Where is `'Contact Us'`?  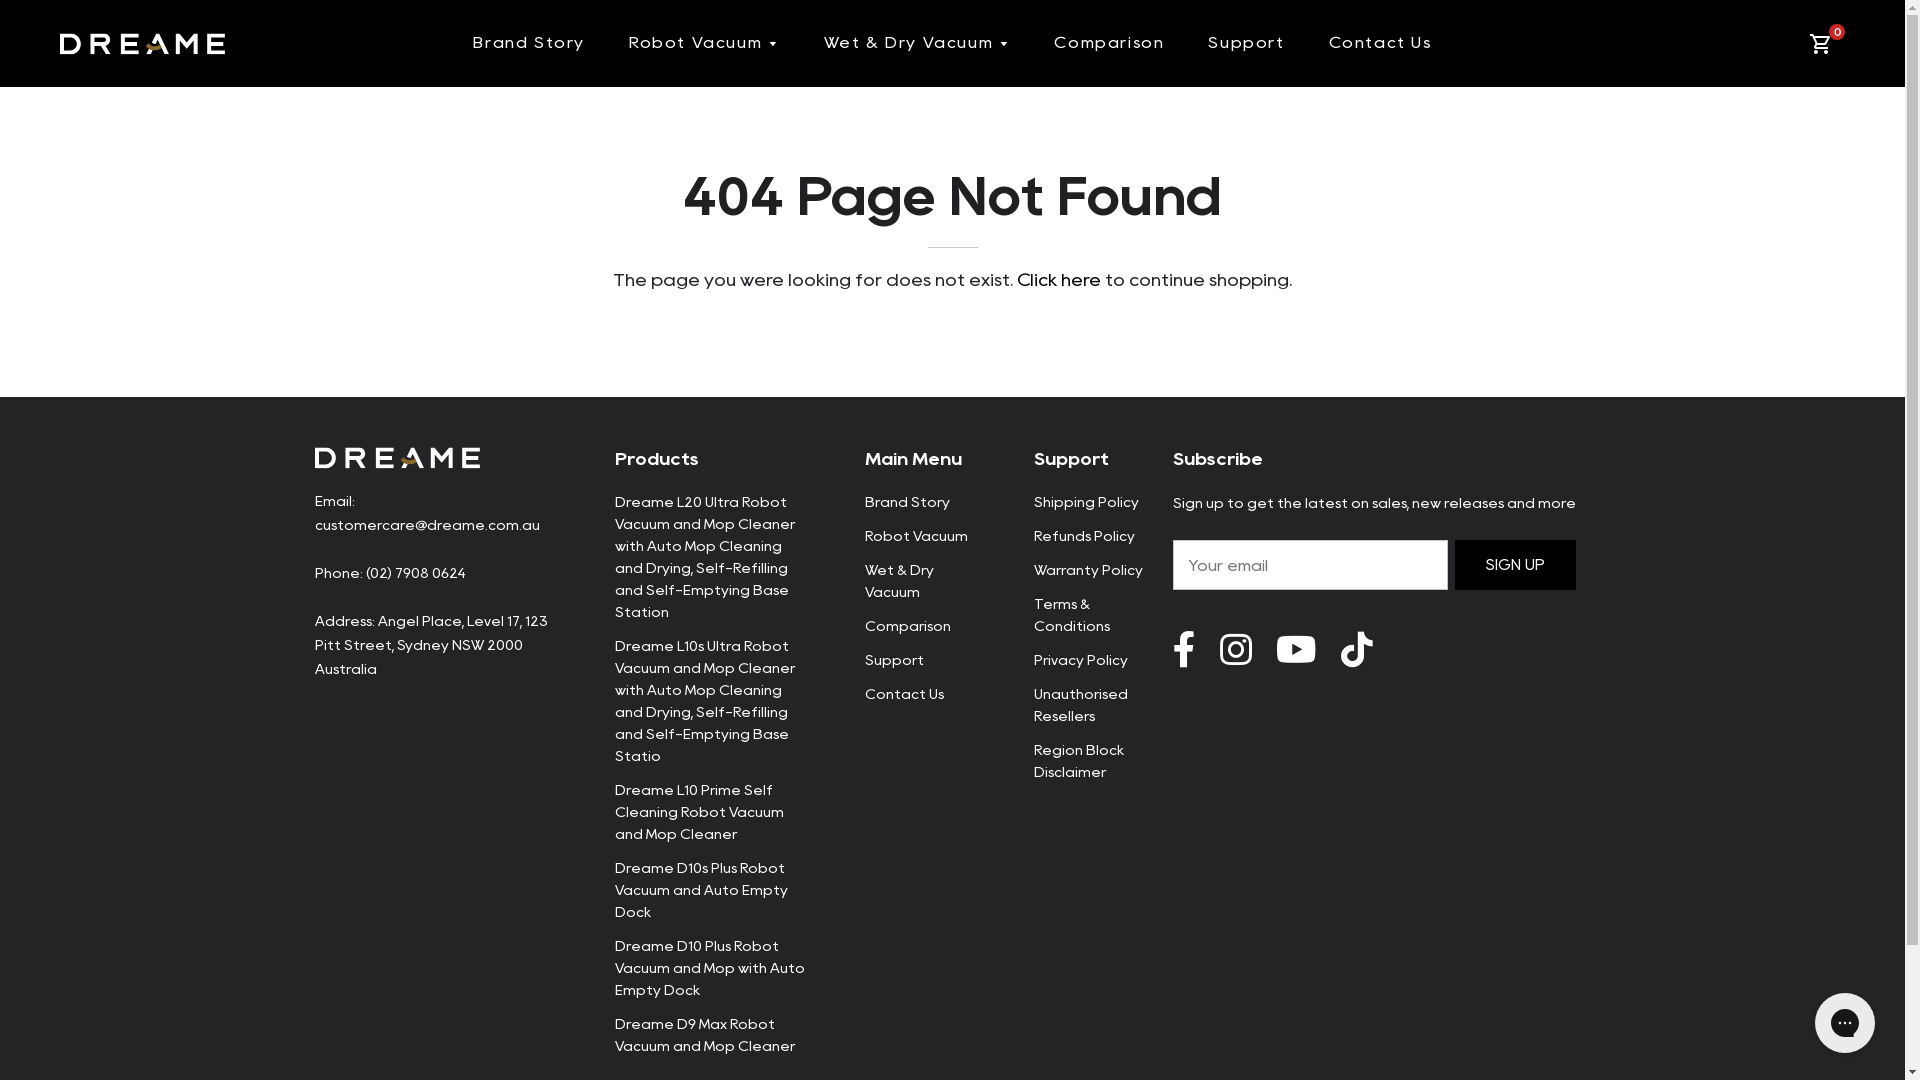
'Contact Us' is located at coordinates (1379, 42).